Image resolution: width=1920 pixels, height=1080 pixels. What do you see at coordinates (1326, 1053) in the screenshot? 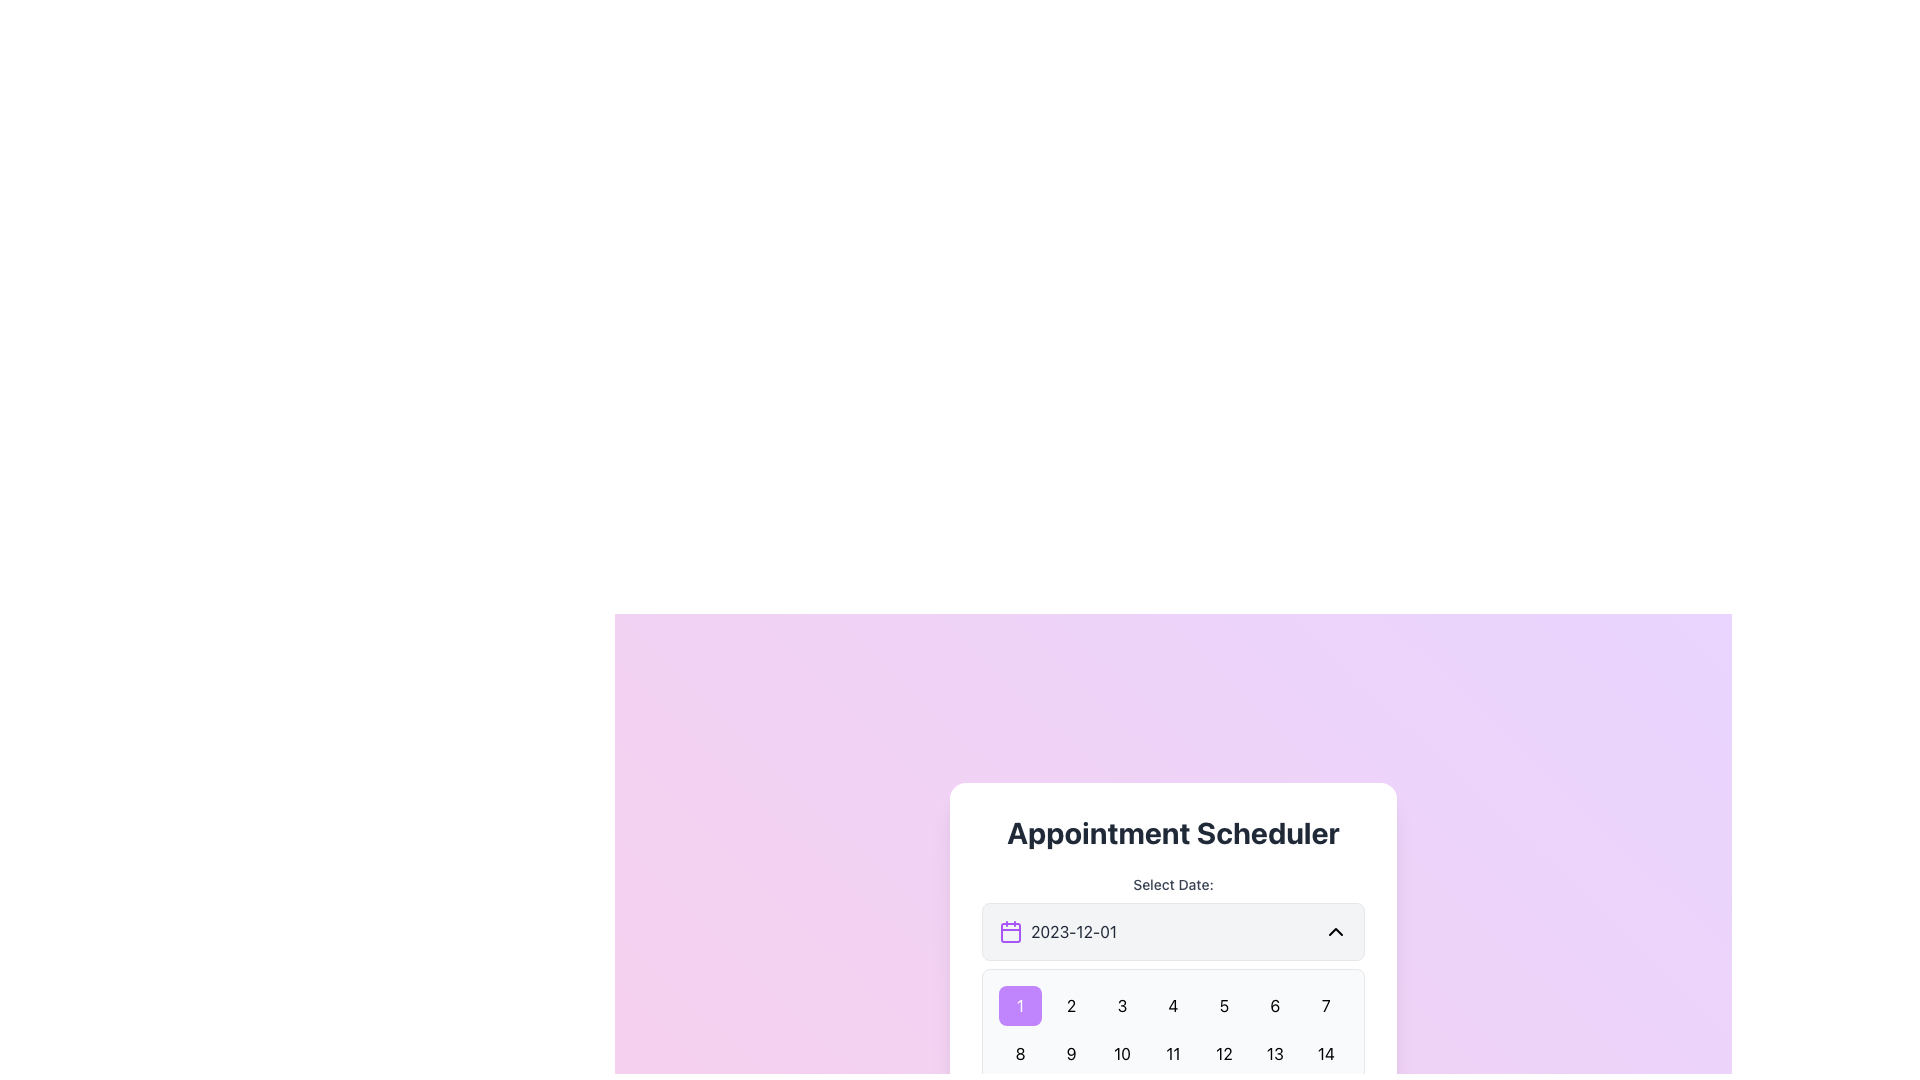
I see `the rounded square button containing the number '14'` at bounding box center [1326, 1053].